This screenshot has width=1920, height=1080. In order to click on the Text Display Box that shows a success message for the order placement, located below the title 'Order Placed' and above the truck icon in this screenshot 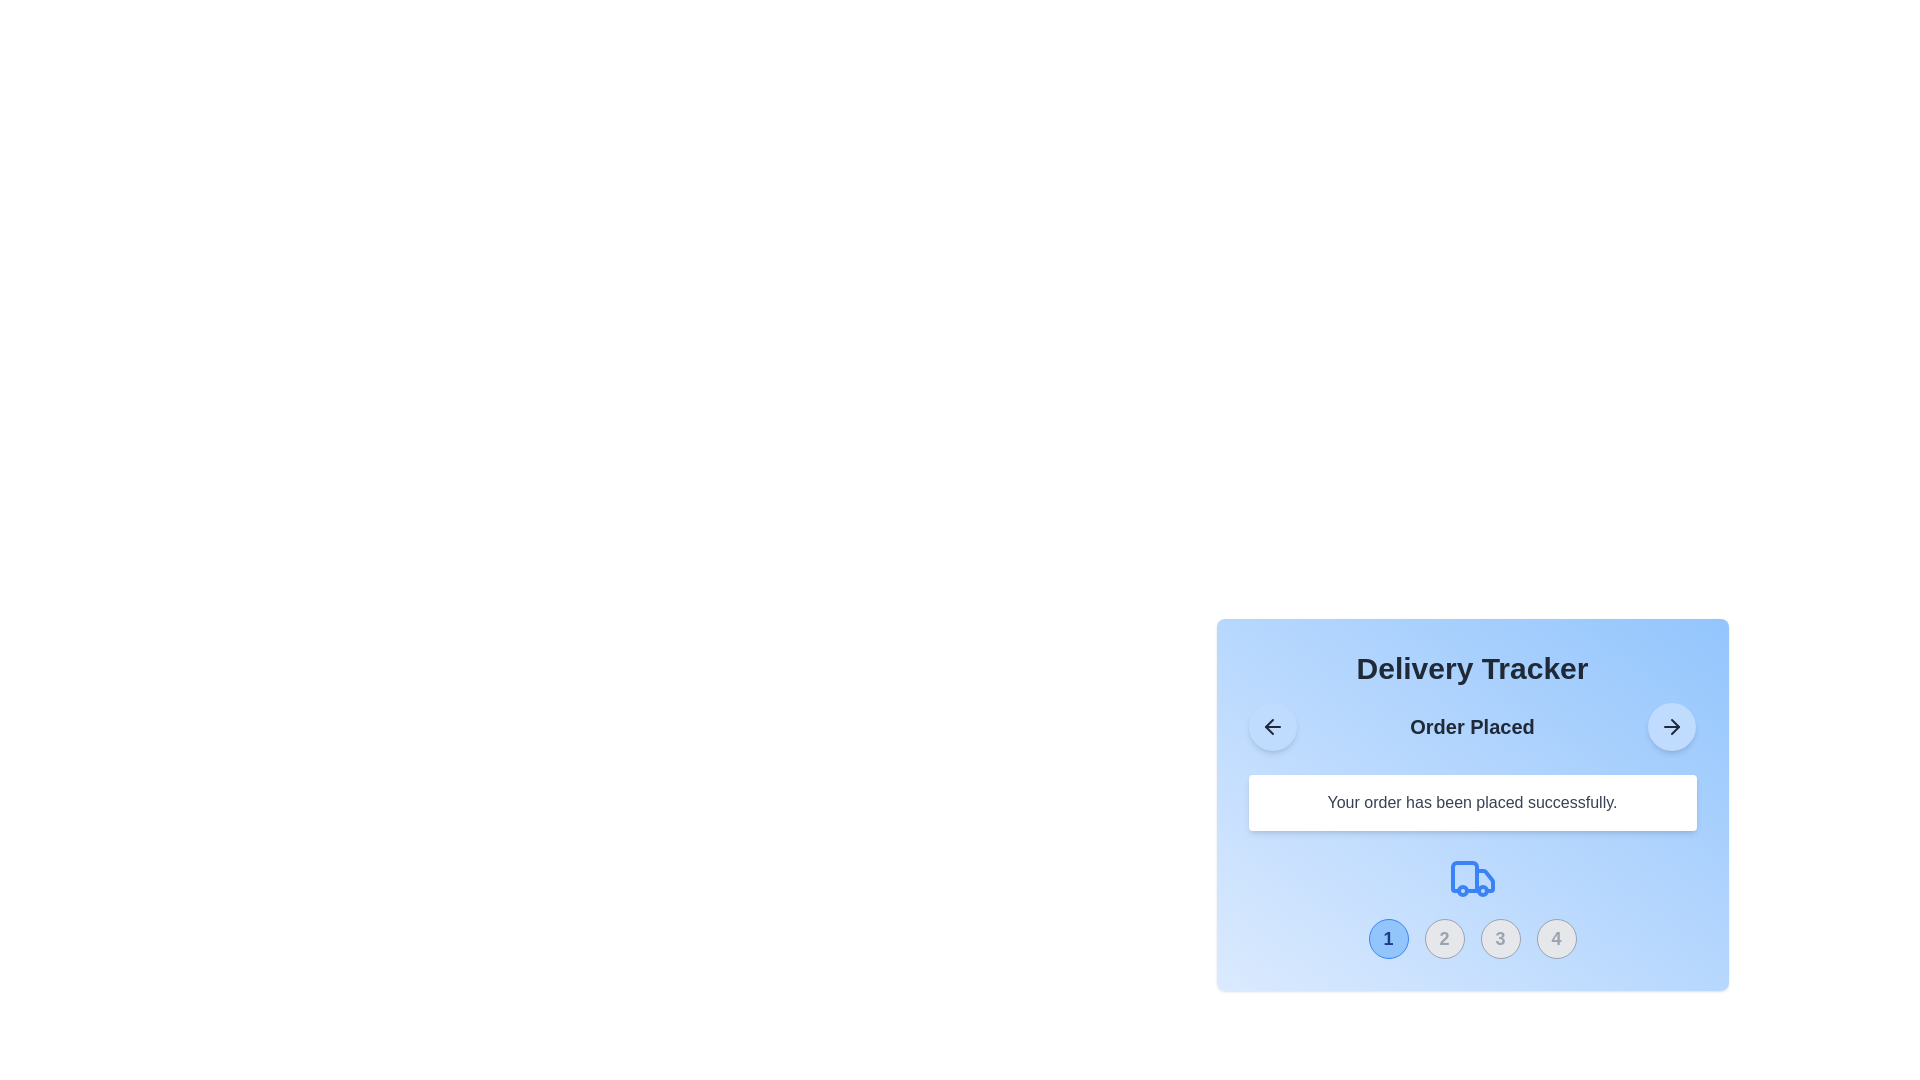, I will do `click(1472, 830)`.